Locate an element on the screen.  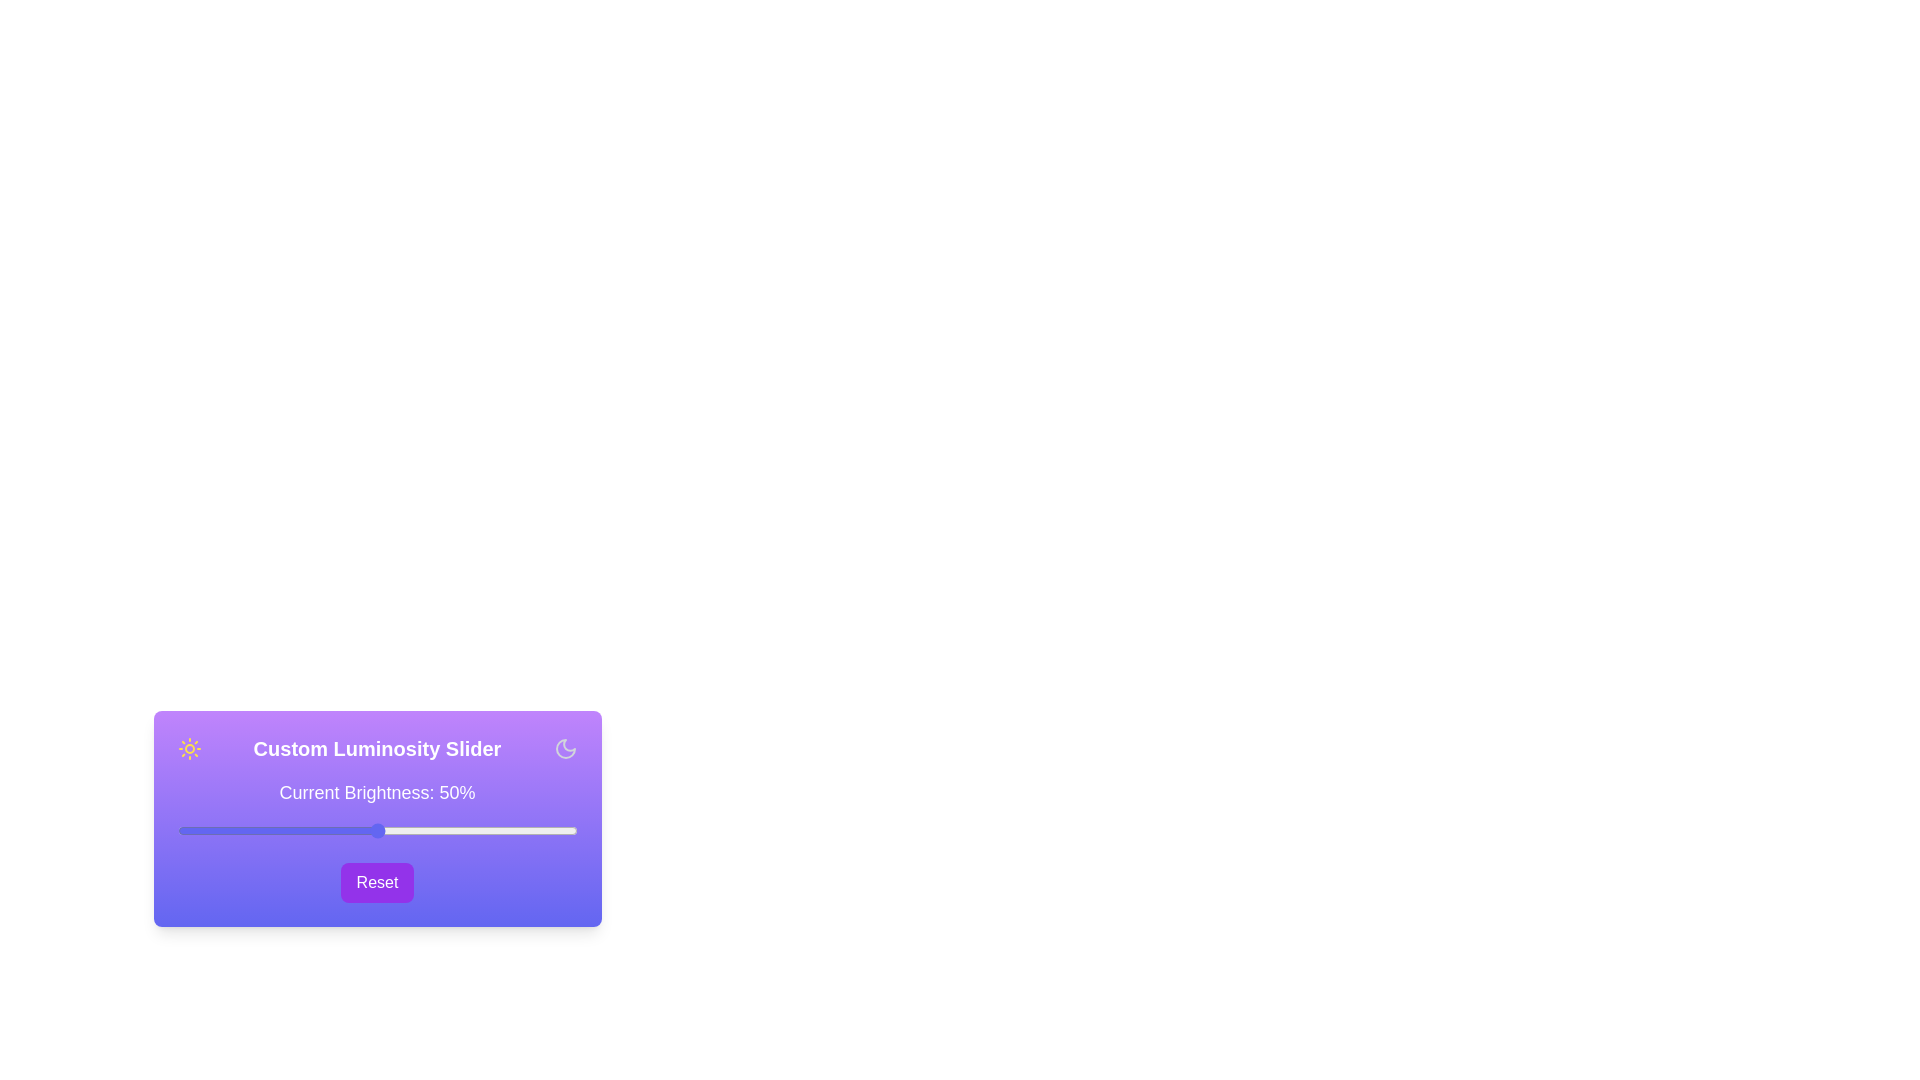
the slider labeled 'Current Brightness: 50%' is located at coordinates (377, 821).